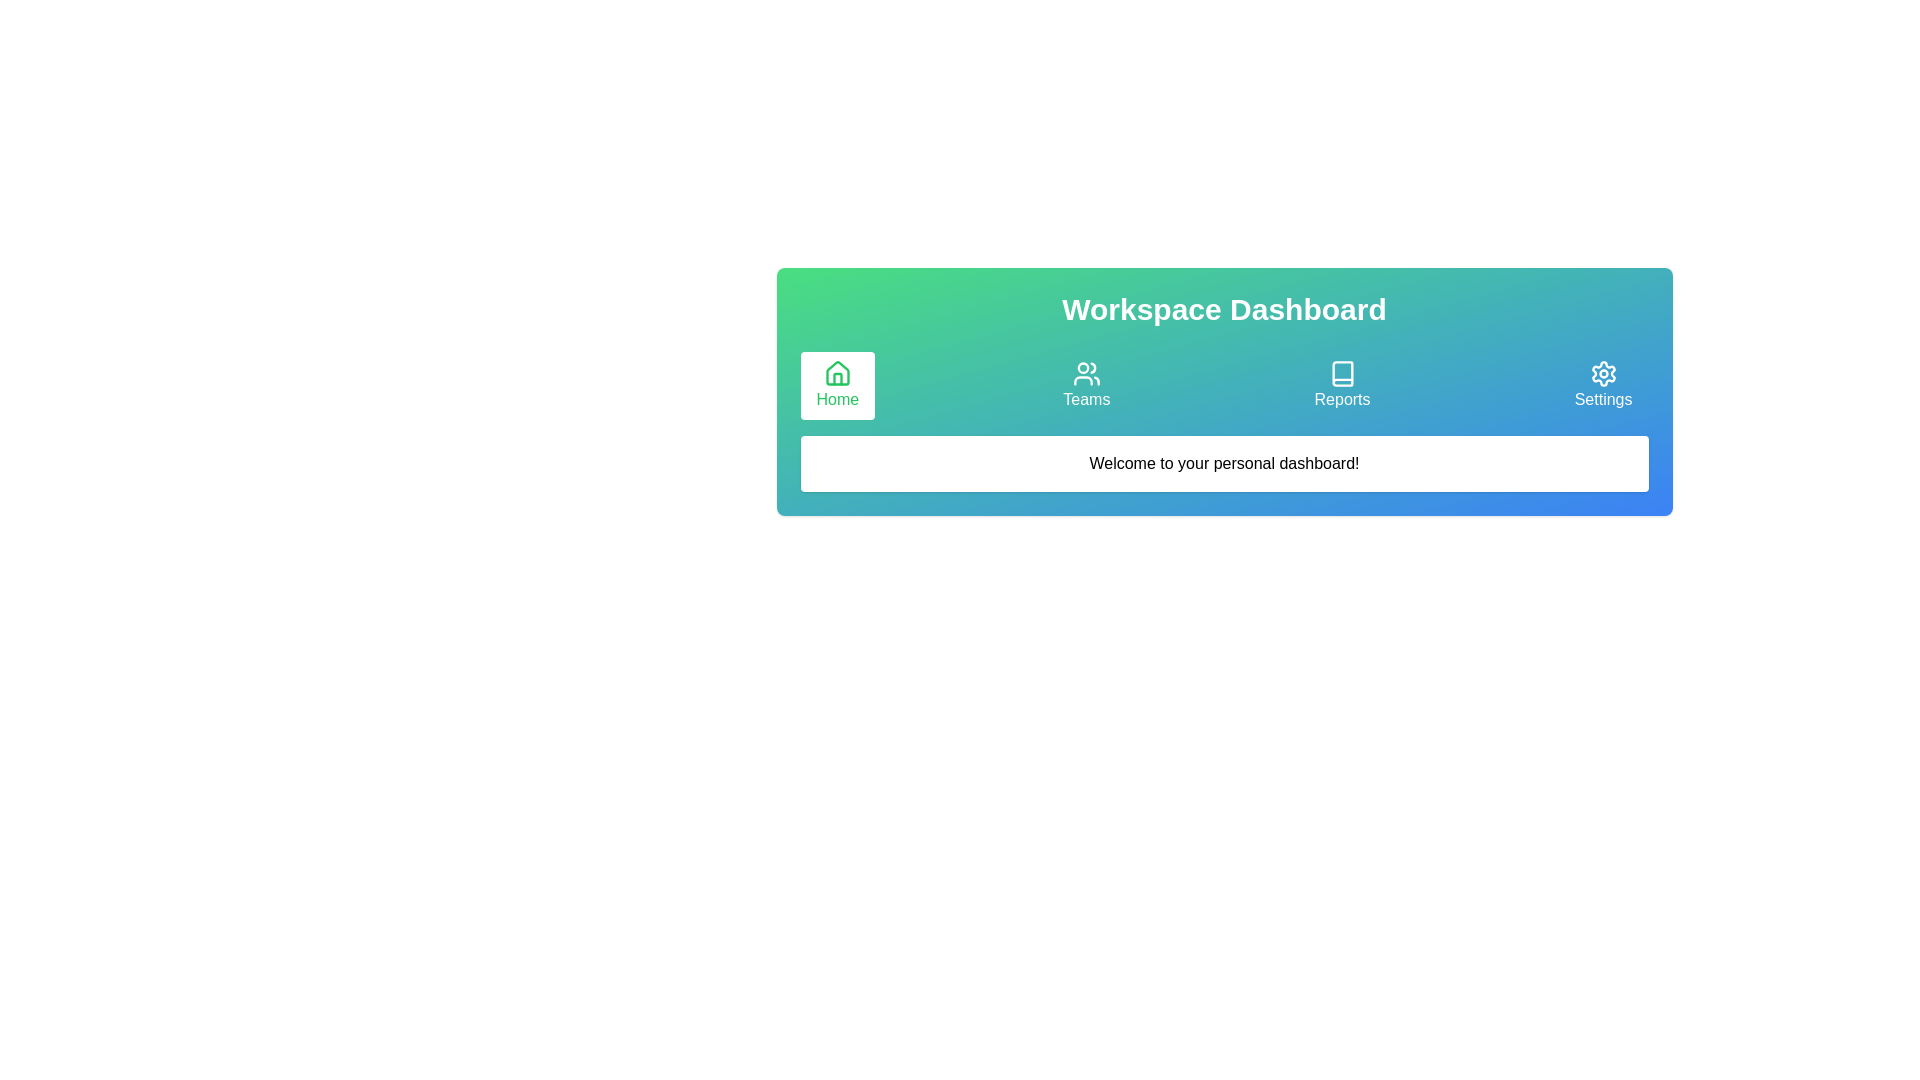 This screenshot has width=1920, height=1080. What do you see at coordinates (1085, 374) in the screenshot?
I see `the minimalist icon representing a group of people, located in the navigation bar above the 'Teams' label, which is the second item from the left between 'Home' and 'Reports'` at bounding box center [1085, 374].